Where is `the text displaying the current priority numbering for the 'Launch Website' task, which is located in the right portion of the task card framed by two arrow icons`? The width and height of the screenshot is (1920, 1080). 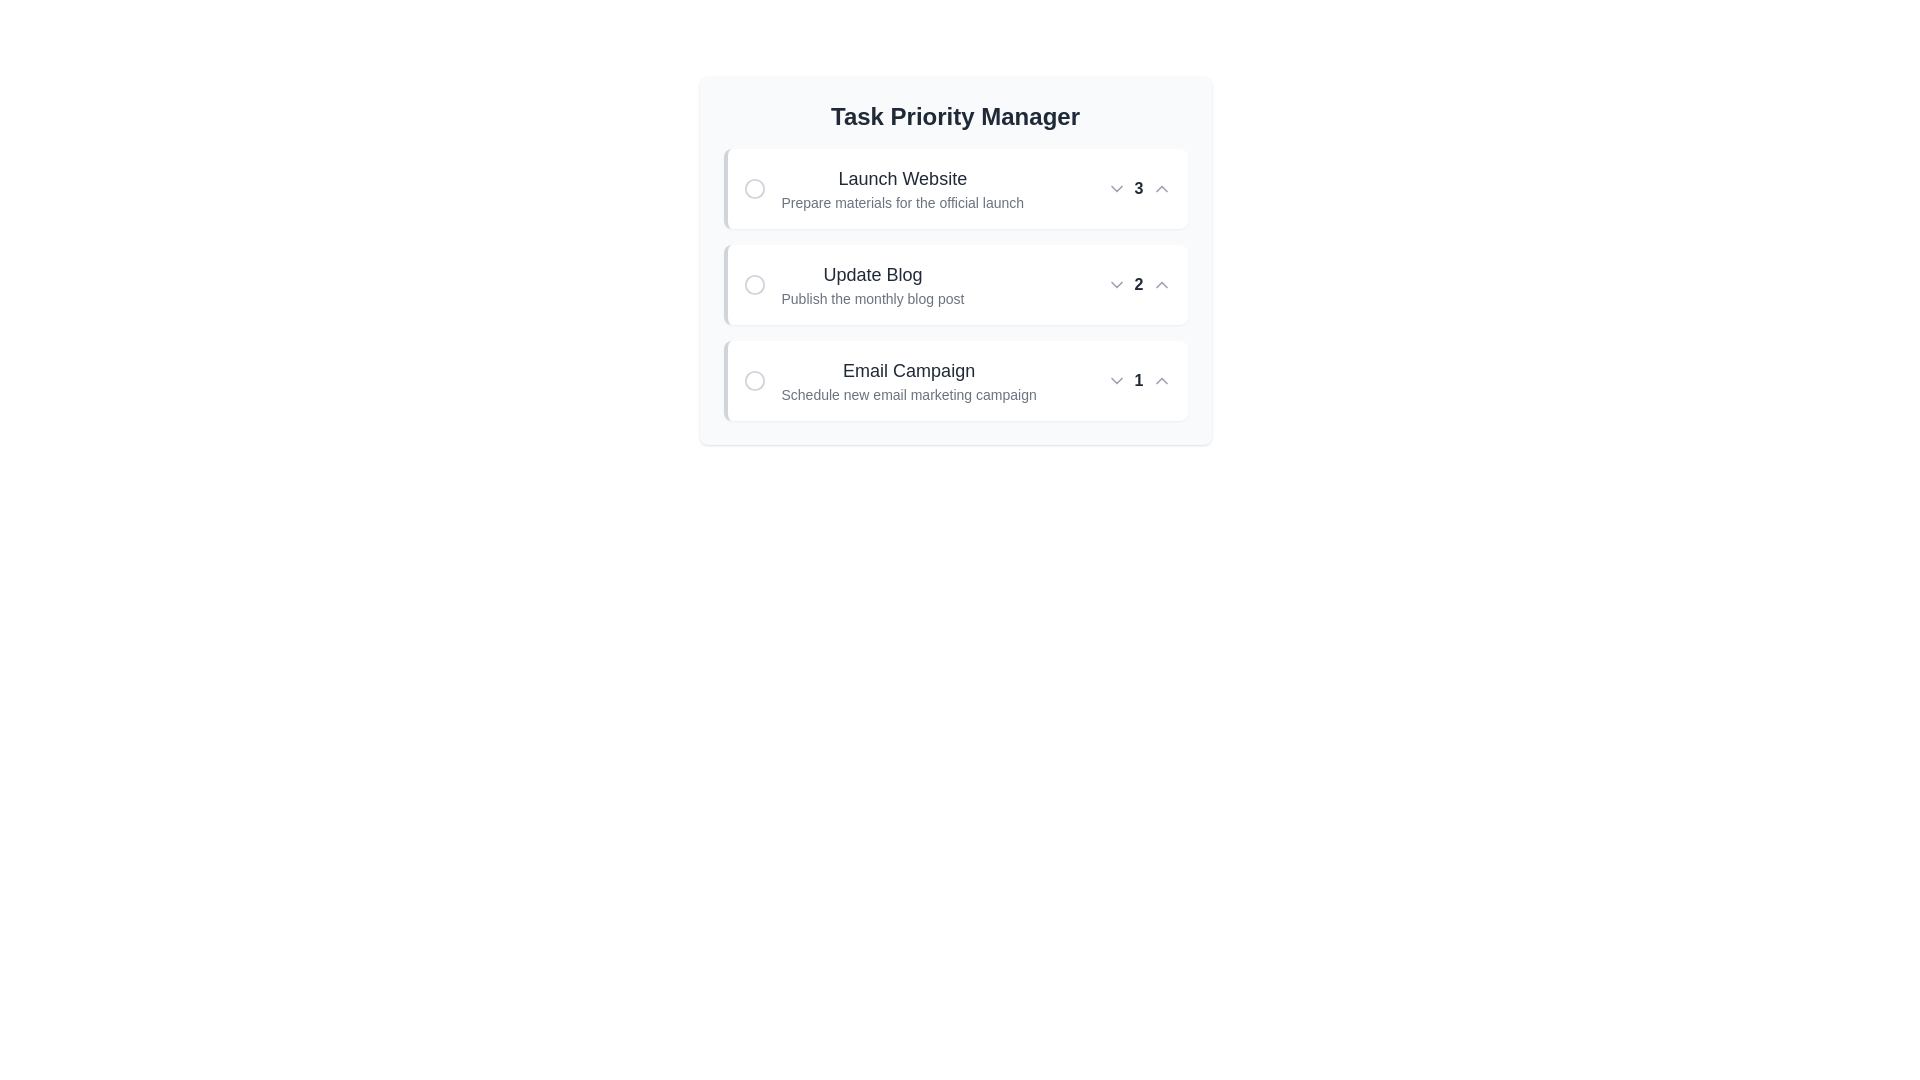
the text displaying the current priority numbering for the 'Launch Website' task, which is located in the right portion of the task card framed by two arrow icons is located at coordinates (1139, 189).